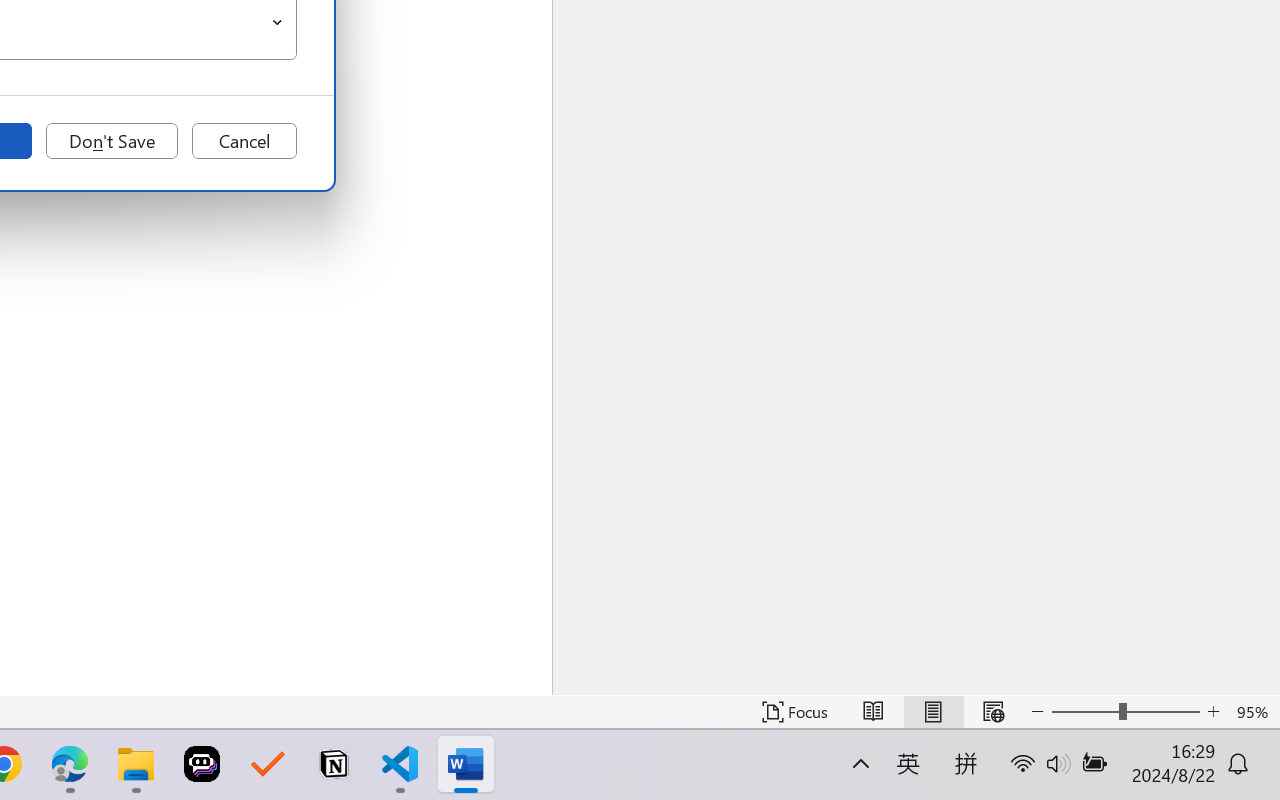 Image resolution: width=1280 pixels, height=800 pixels. Describe the element at coordinates (243, 141) in the screenshot. I see `'Cancel'` at that location.